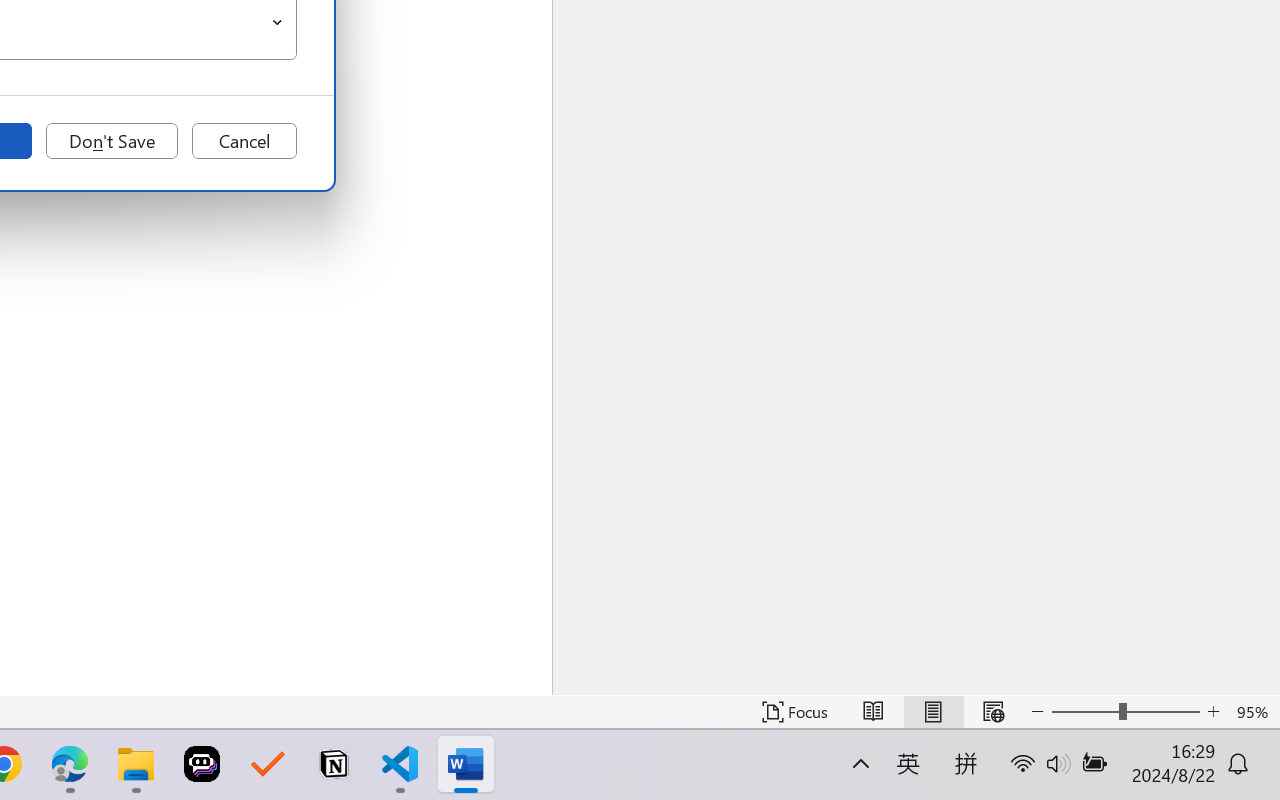 Image resolution: width=1280 pixels, height=800 pixels. Describe the element at coordinates (243, 141) in the screenshot. I see `'Cancel'` at that location.